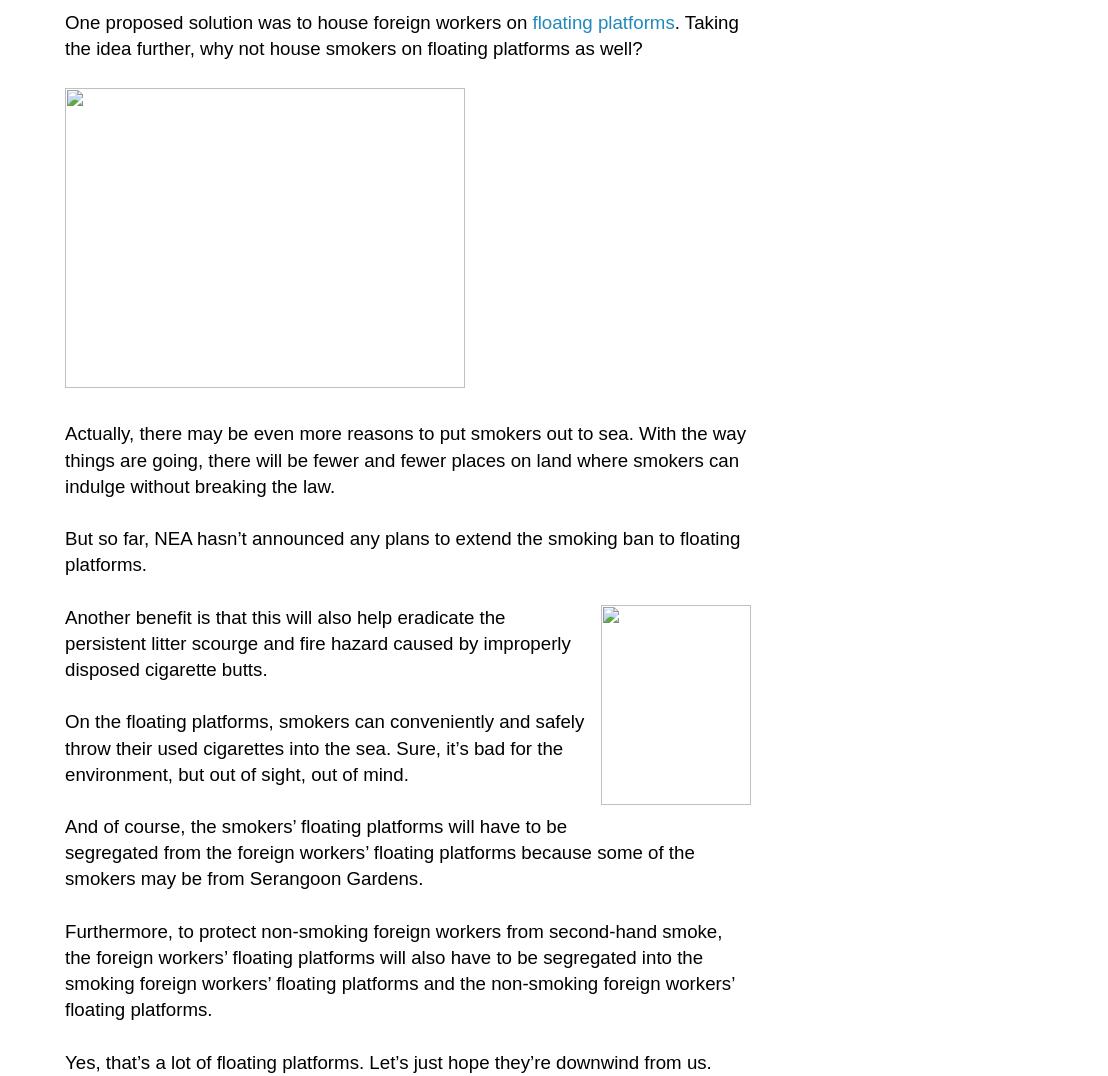 This screenshot has width=1108, height=1076. What do you see at coordinates (401, 33) in the screenshot?
I see `'. Taking the idea further, why not house smokers on floating platforms as well?'` at bounding box center [401, 33].